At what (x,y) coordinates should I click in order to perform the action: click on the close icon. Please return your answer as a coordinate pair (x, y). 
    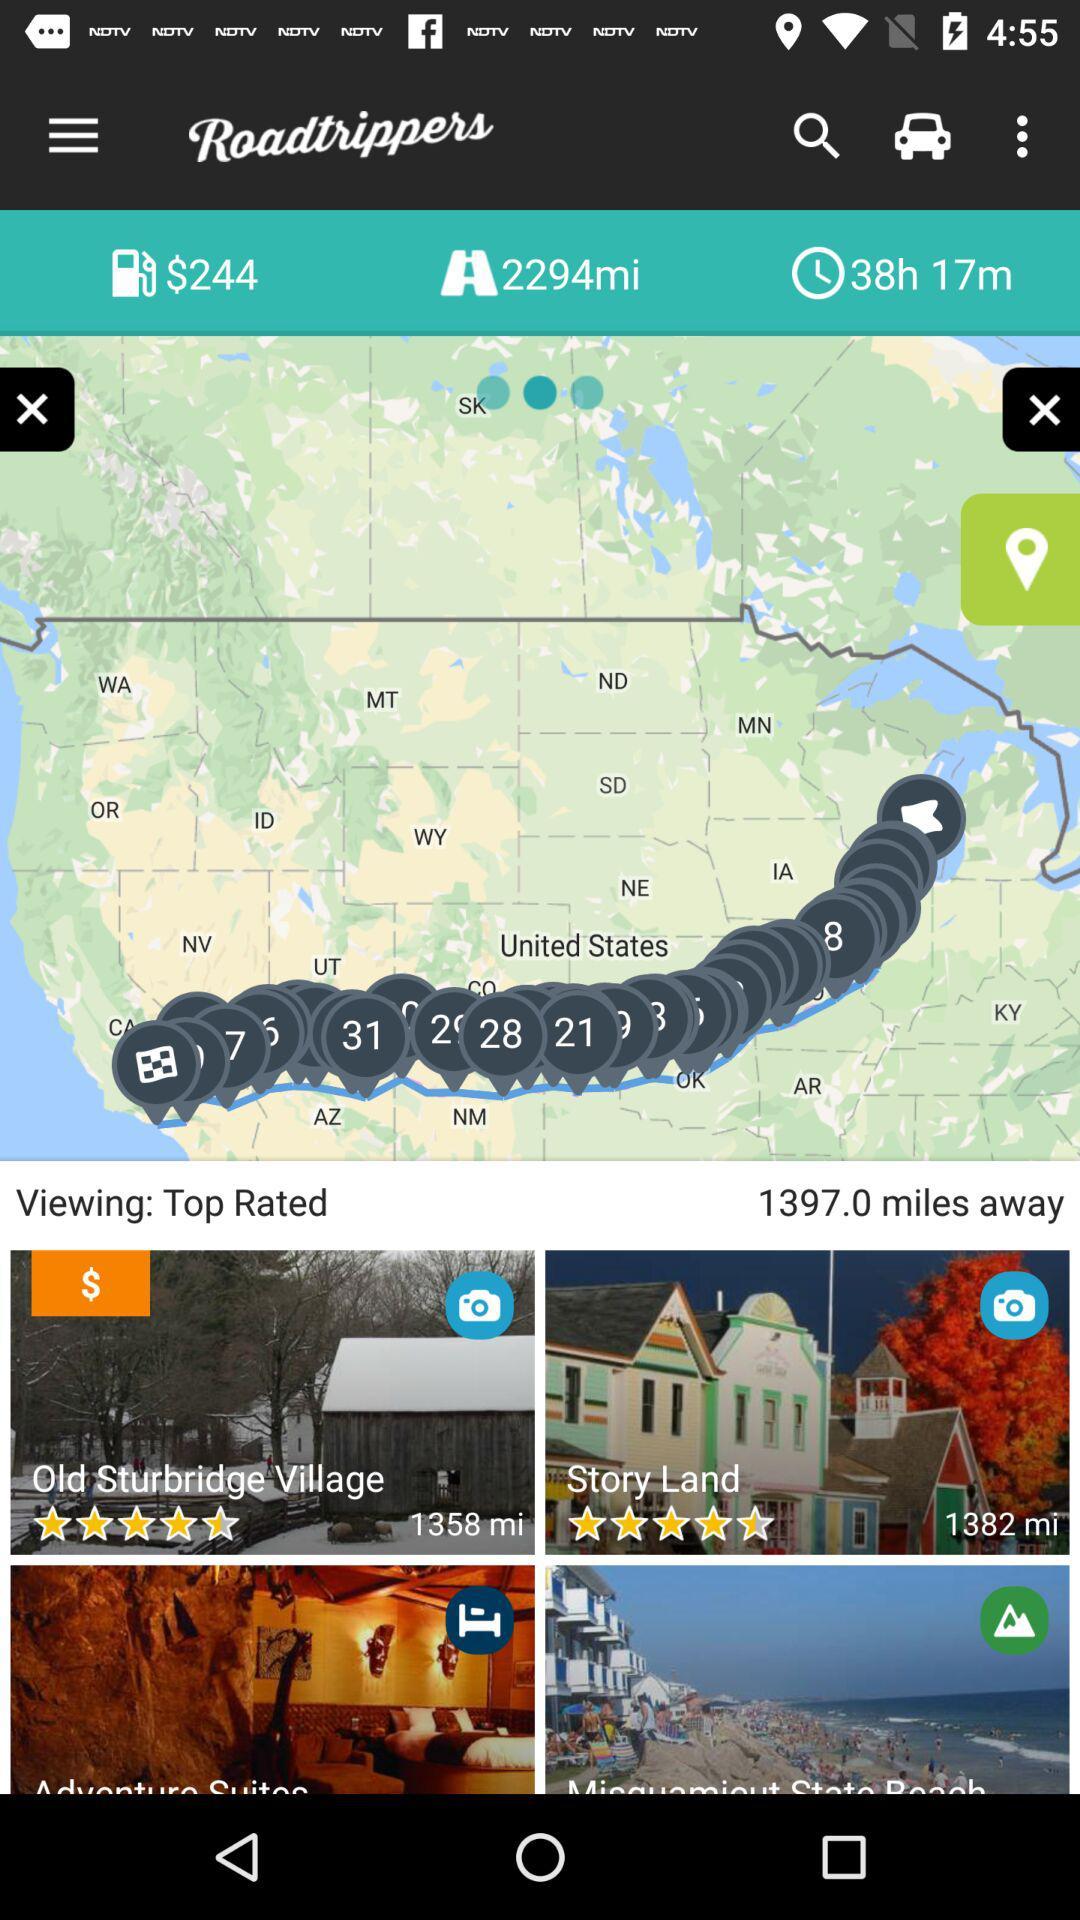
    Looking at the image, I should click on (1039, 408).